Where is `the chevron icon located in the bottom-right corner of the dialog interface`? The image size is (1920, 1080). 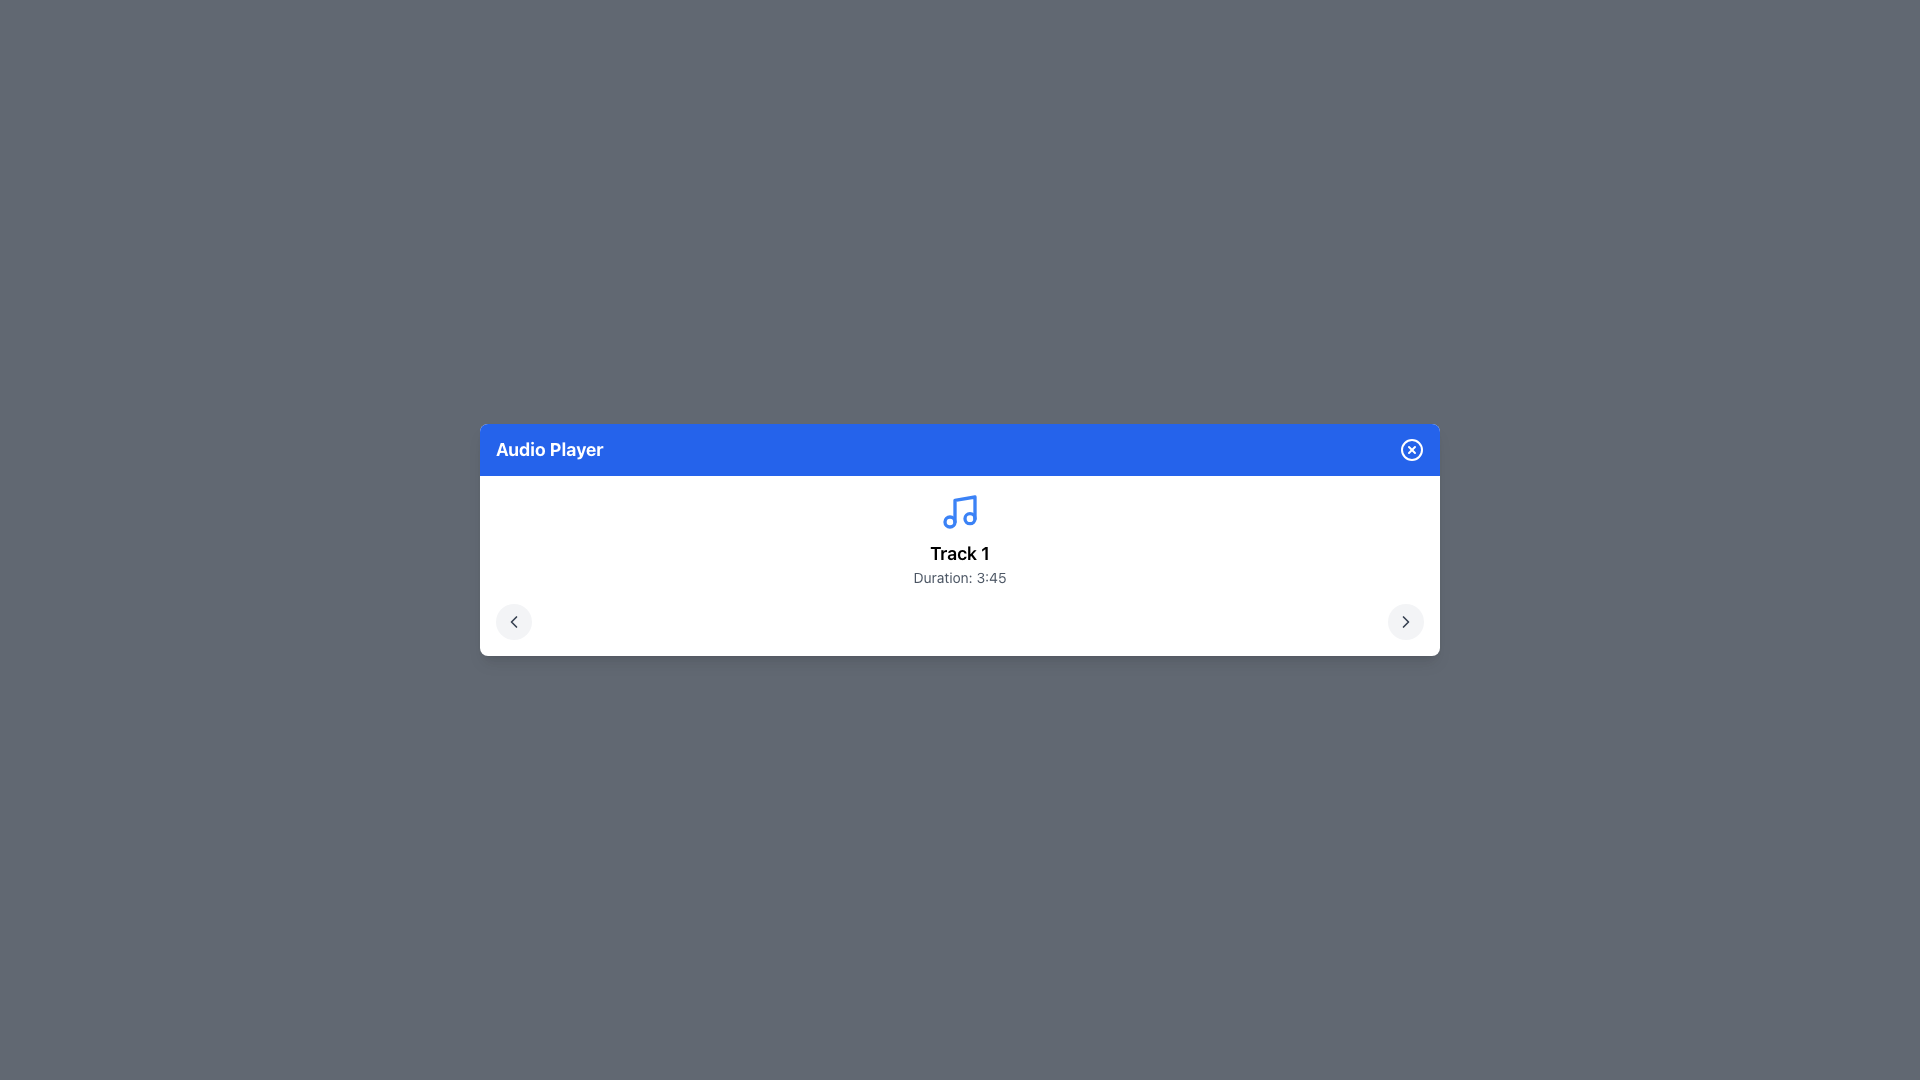
the chevron icon located in the bottom-right corner of the dialog interface is located at coordinates (1405, 620).